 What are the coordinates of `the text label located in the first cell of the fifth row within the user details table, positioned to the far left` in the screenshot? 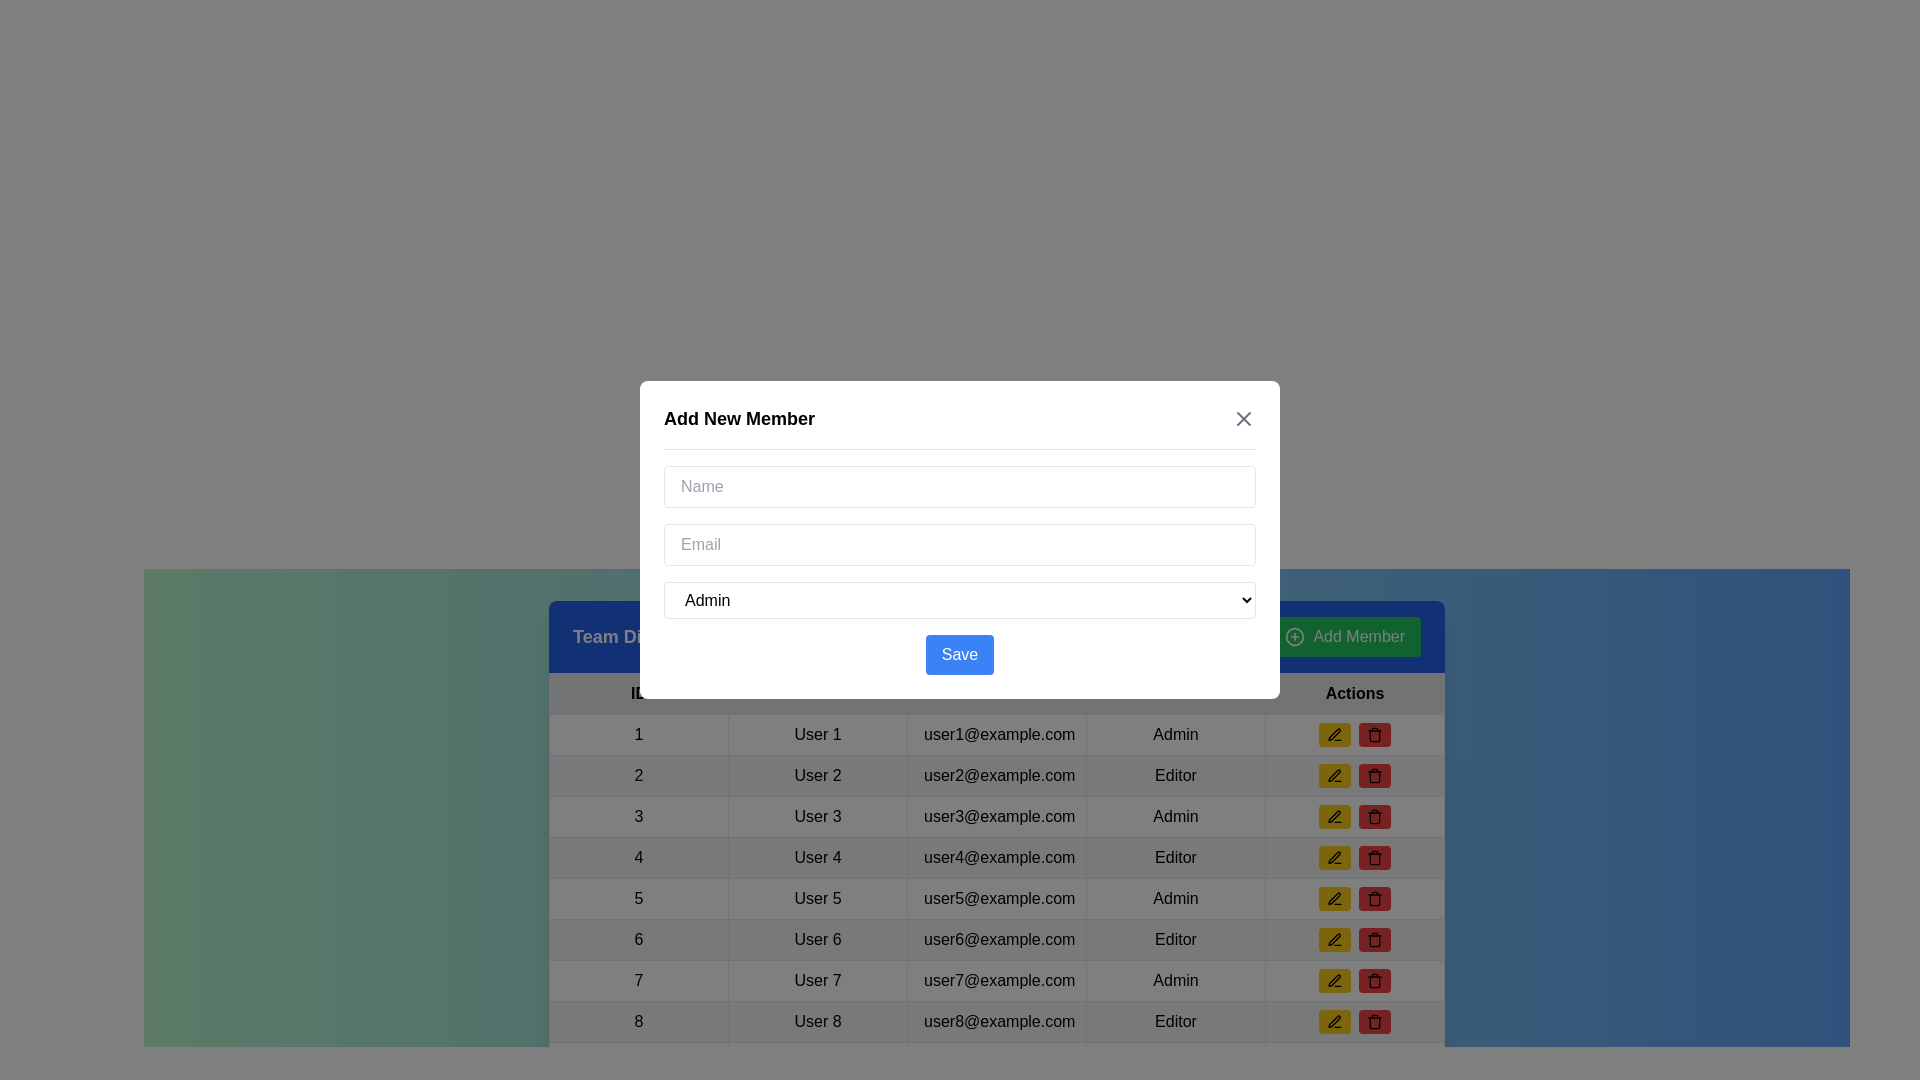 It's located at (637, 897).